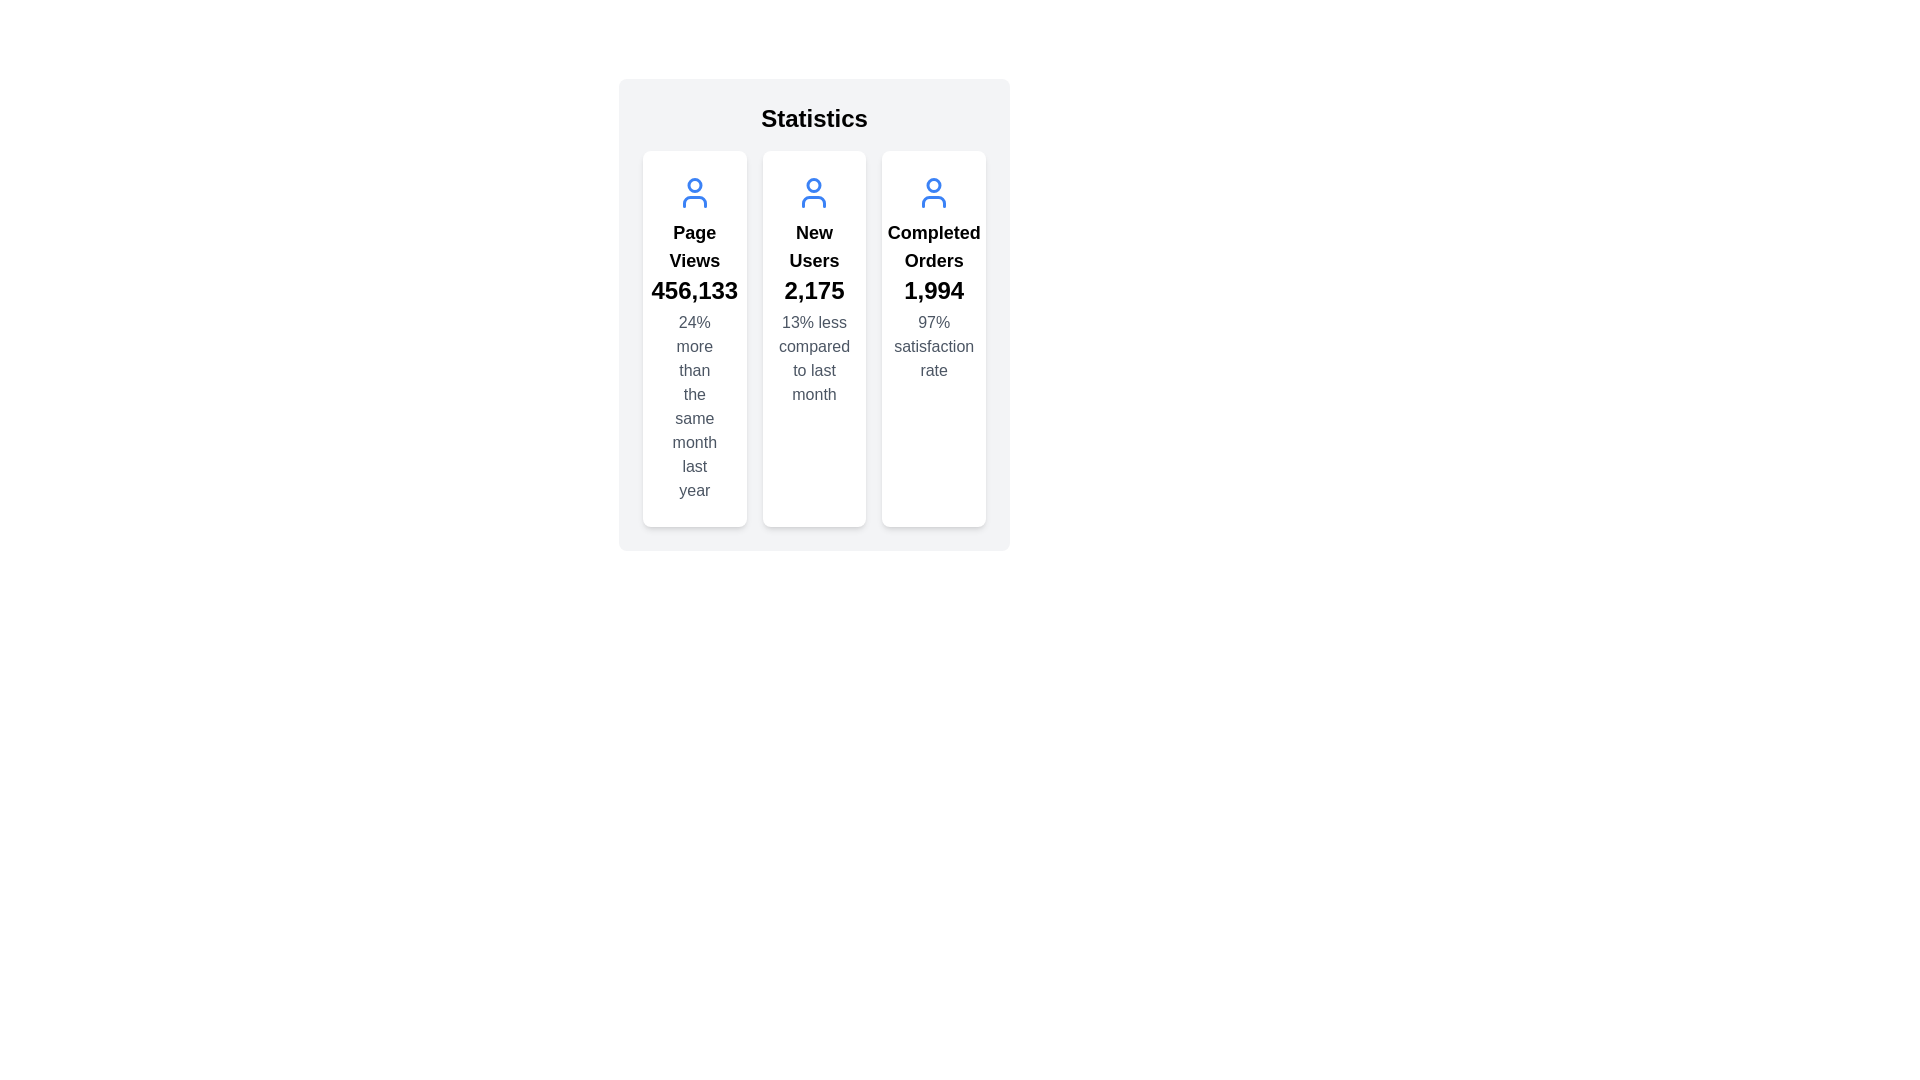 The width and height of the screenshot is (1920, 1080). Describe the element at coordinates (694, 192) in the screenshot. I see `the icon that visually communicates user-related statistics on the card labeled 'Page Views', positioned centrally at the top of the card above the text 'Page Views'` at that location.